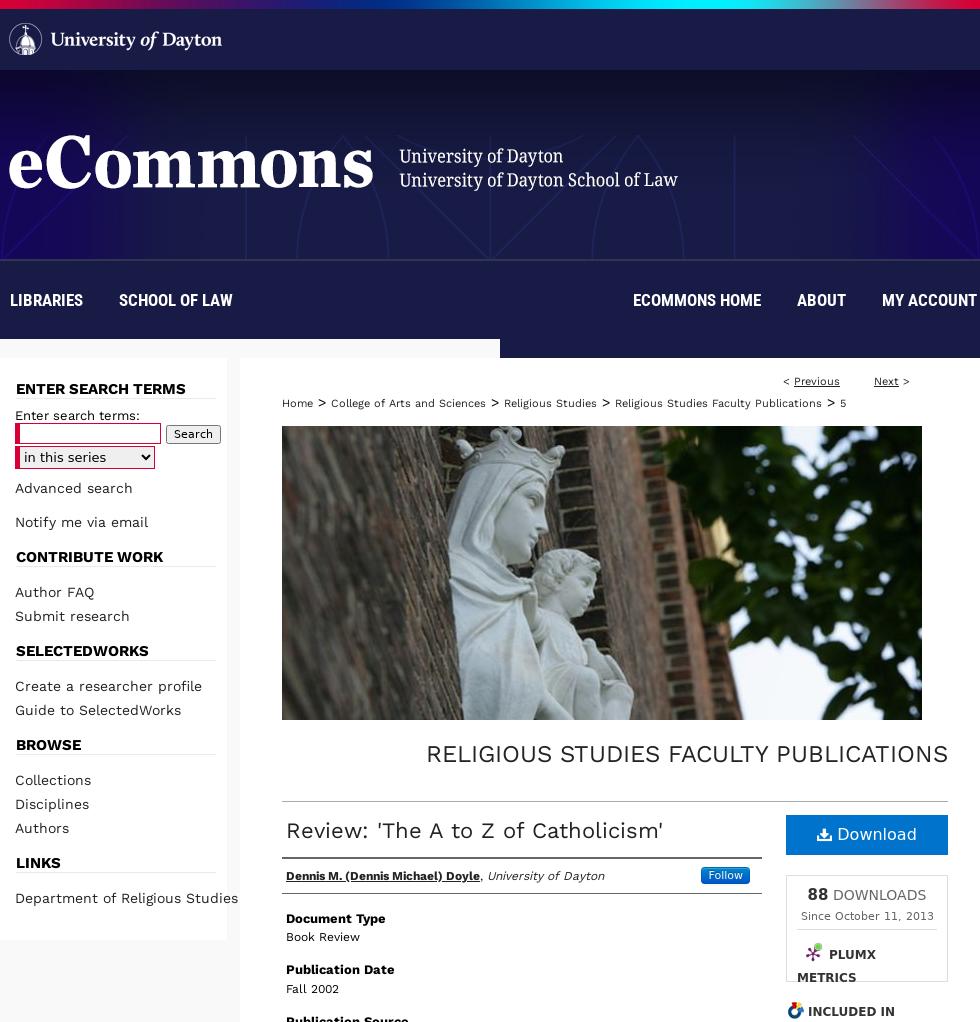 This screenshot has height=1022, width=980. I want to click on 'Create a researcher profile', so click(108, 684).